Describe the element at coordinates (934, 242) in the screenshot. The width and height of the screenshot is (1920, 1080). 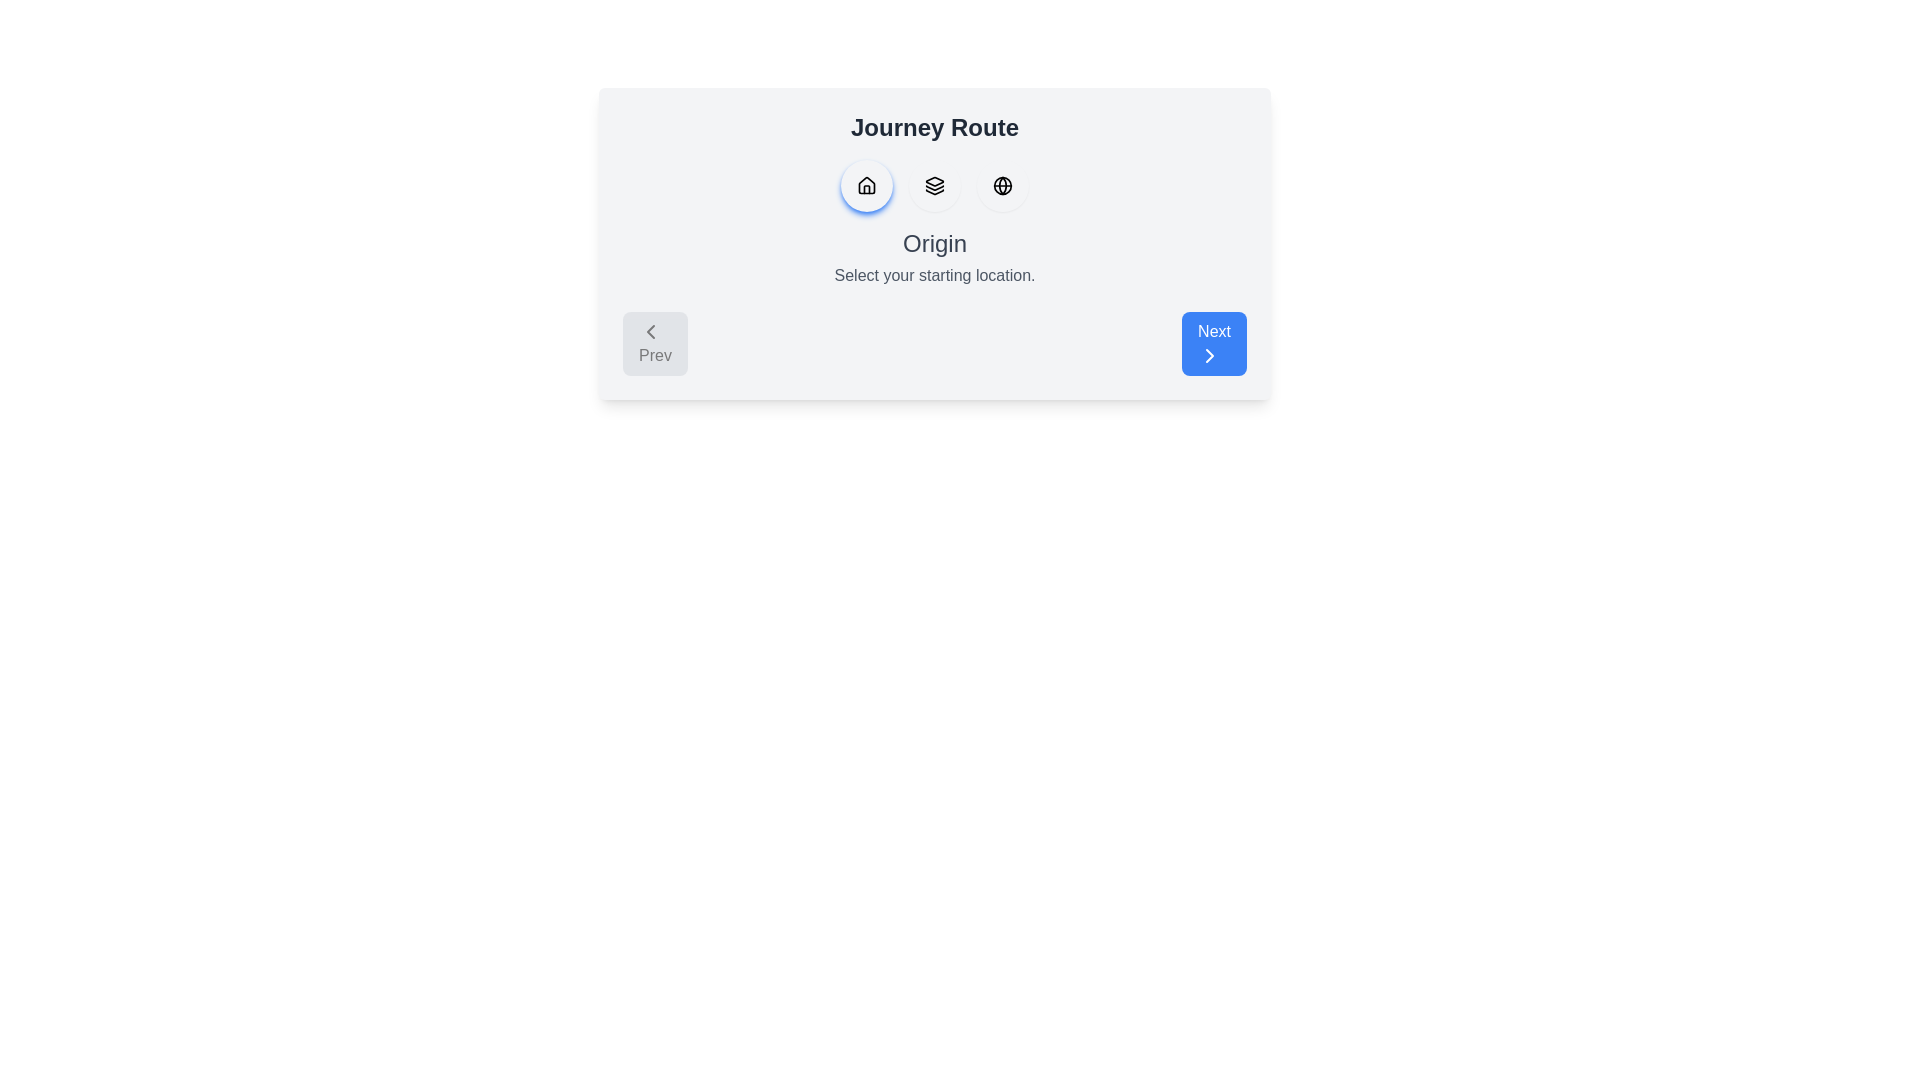
I see `the 'Origin' text label, which is displayed in a large, bold font and positioned centrally near the top of the 'Journey Route' section` at that location.